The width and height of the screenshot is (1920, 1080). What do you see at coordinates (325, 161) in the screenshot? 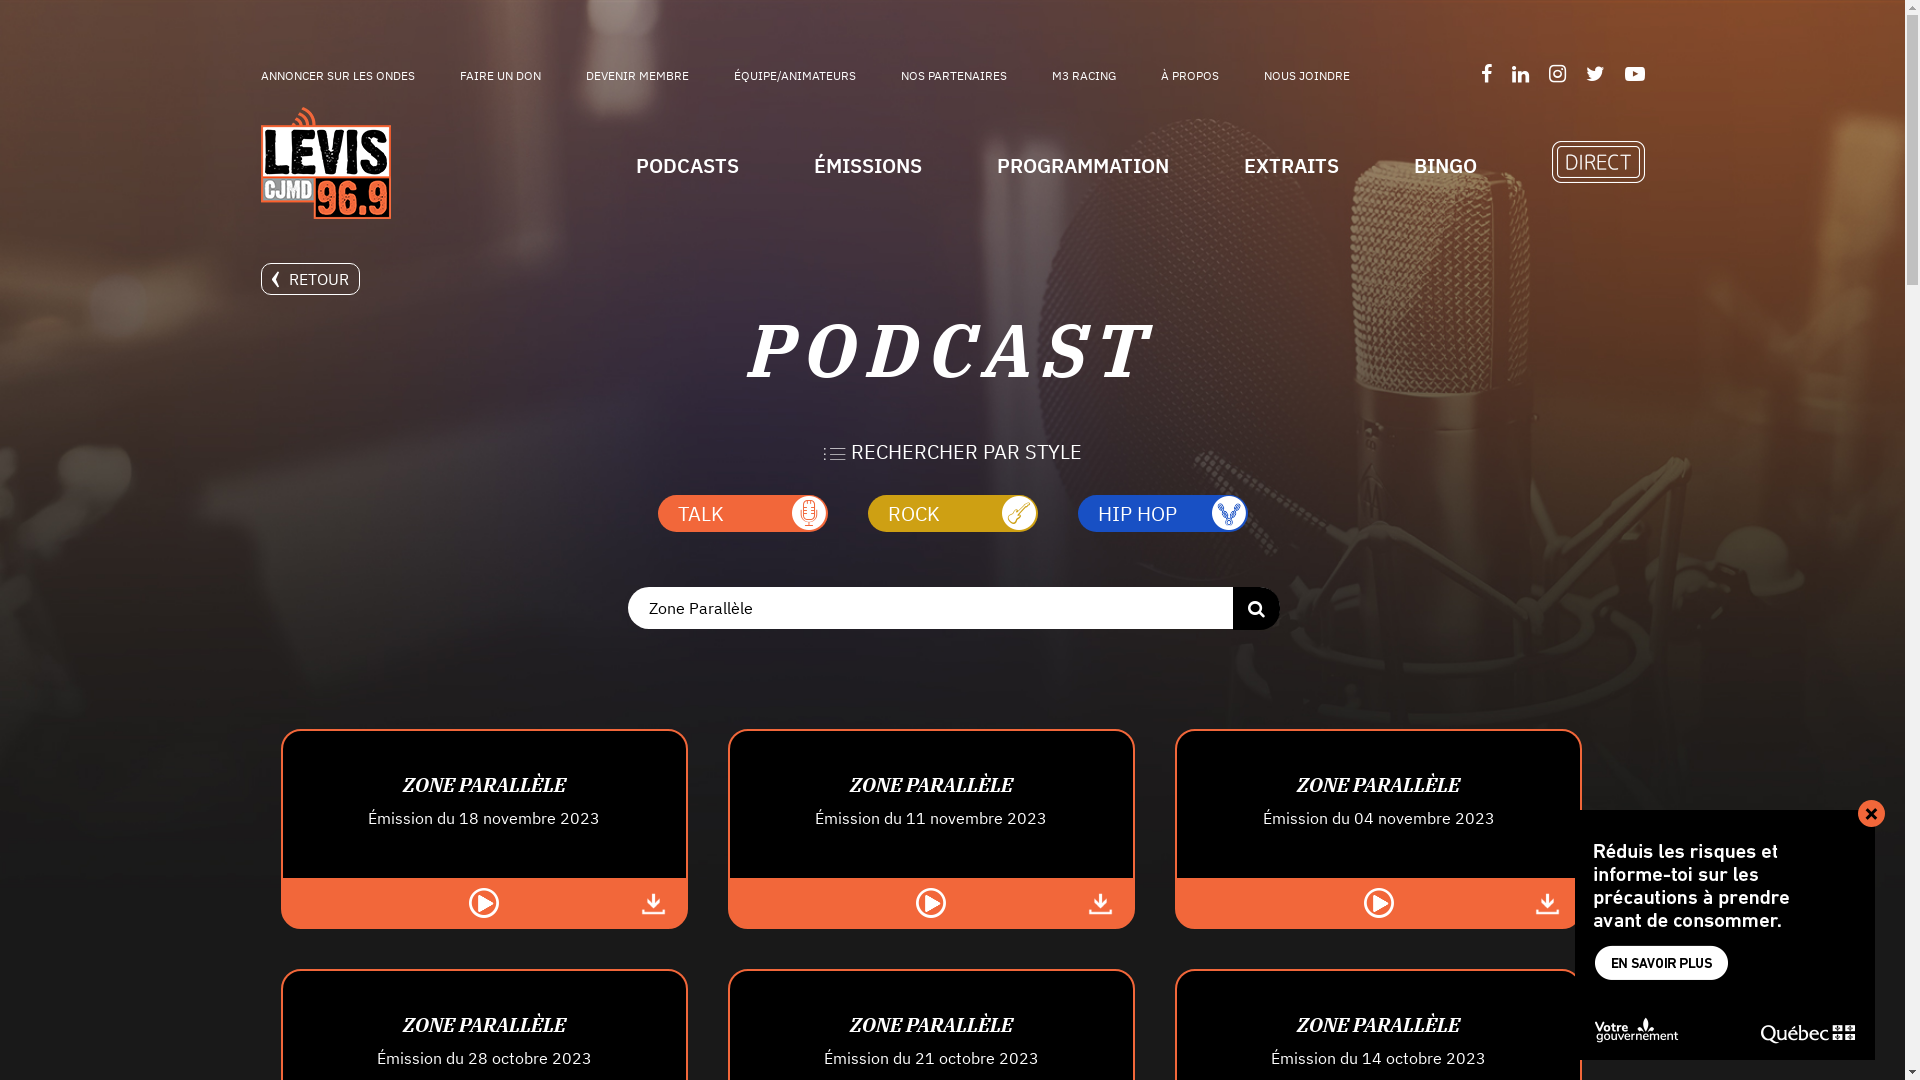
I see `'Logo 96.9FM'` at bounding box center [325, 161].